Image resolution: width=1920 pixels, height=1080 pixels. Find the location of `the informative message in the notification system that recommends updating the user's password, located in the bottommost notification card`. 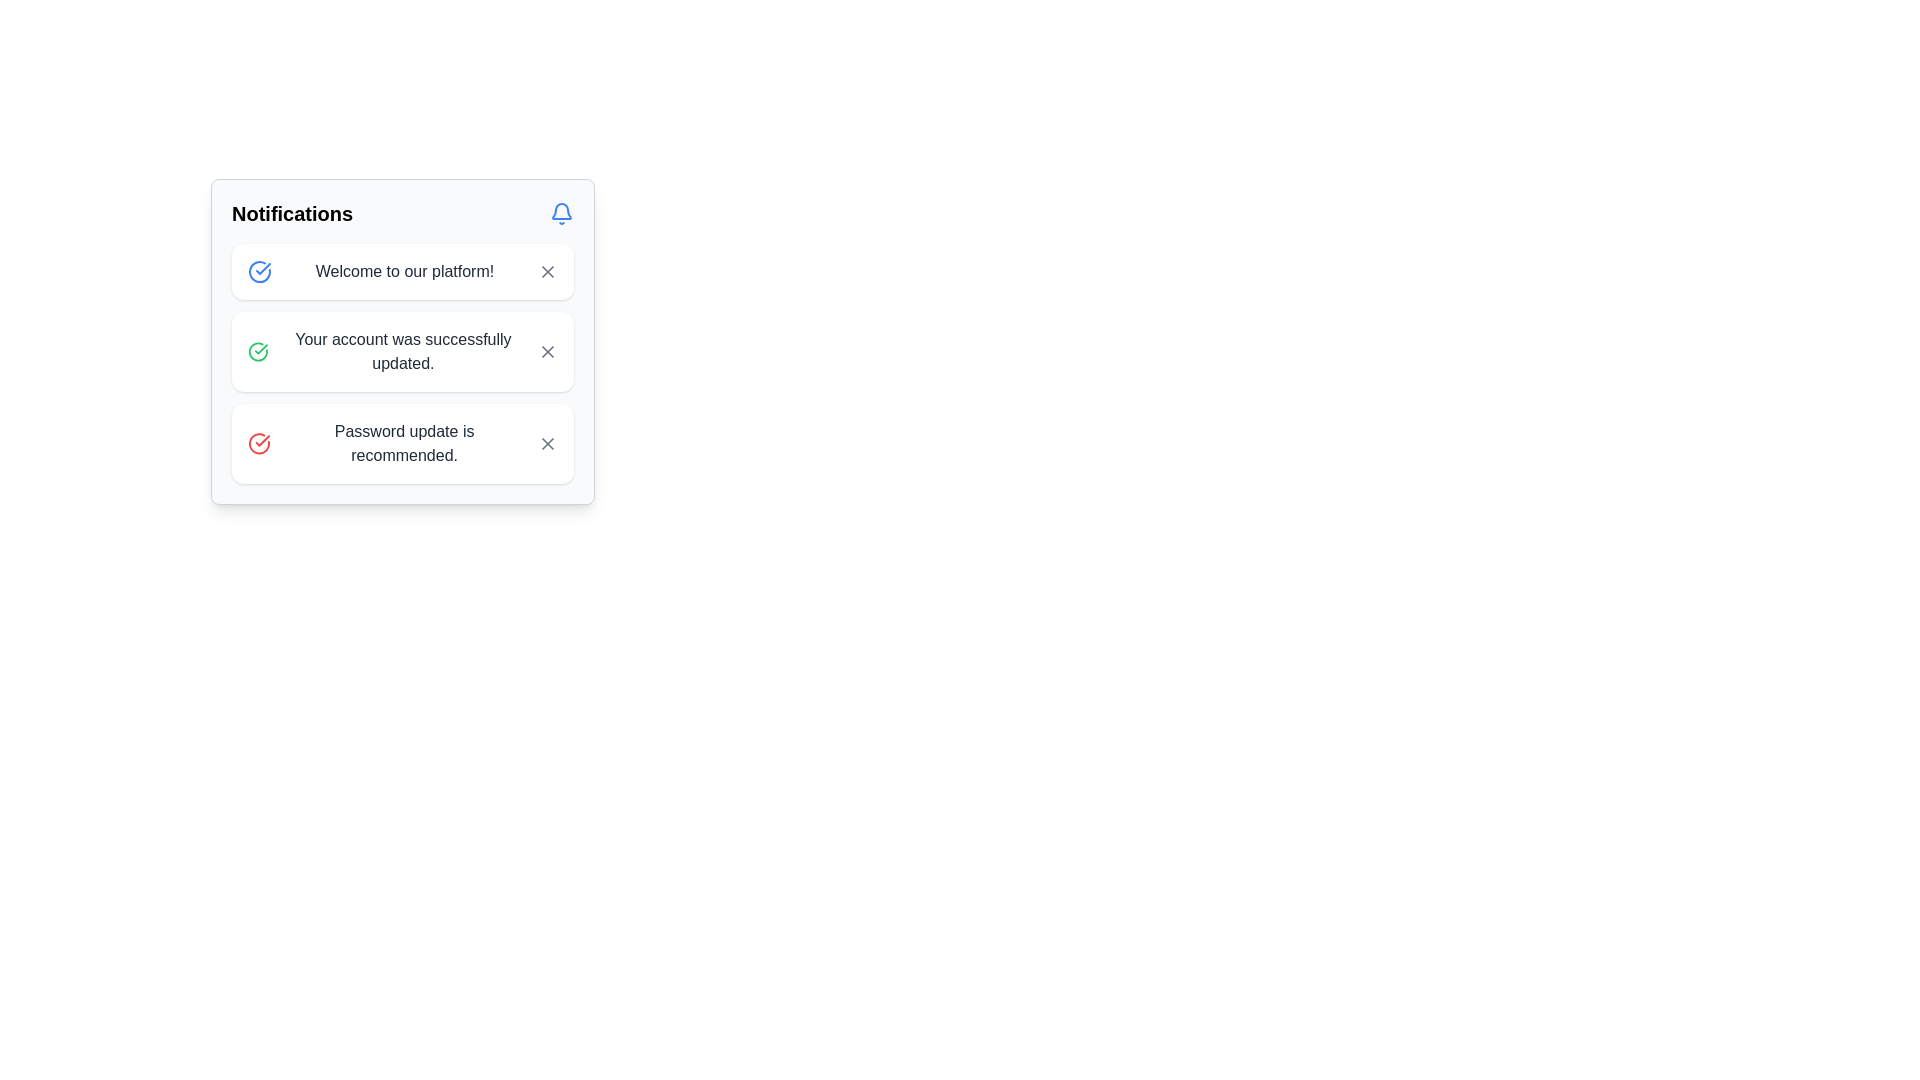

the informative message in the notification system that recommends updating the user's password, located in the bottommost notification card is located at coordinates (403, 442).